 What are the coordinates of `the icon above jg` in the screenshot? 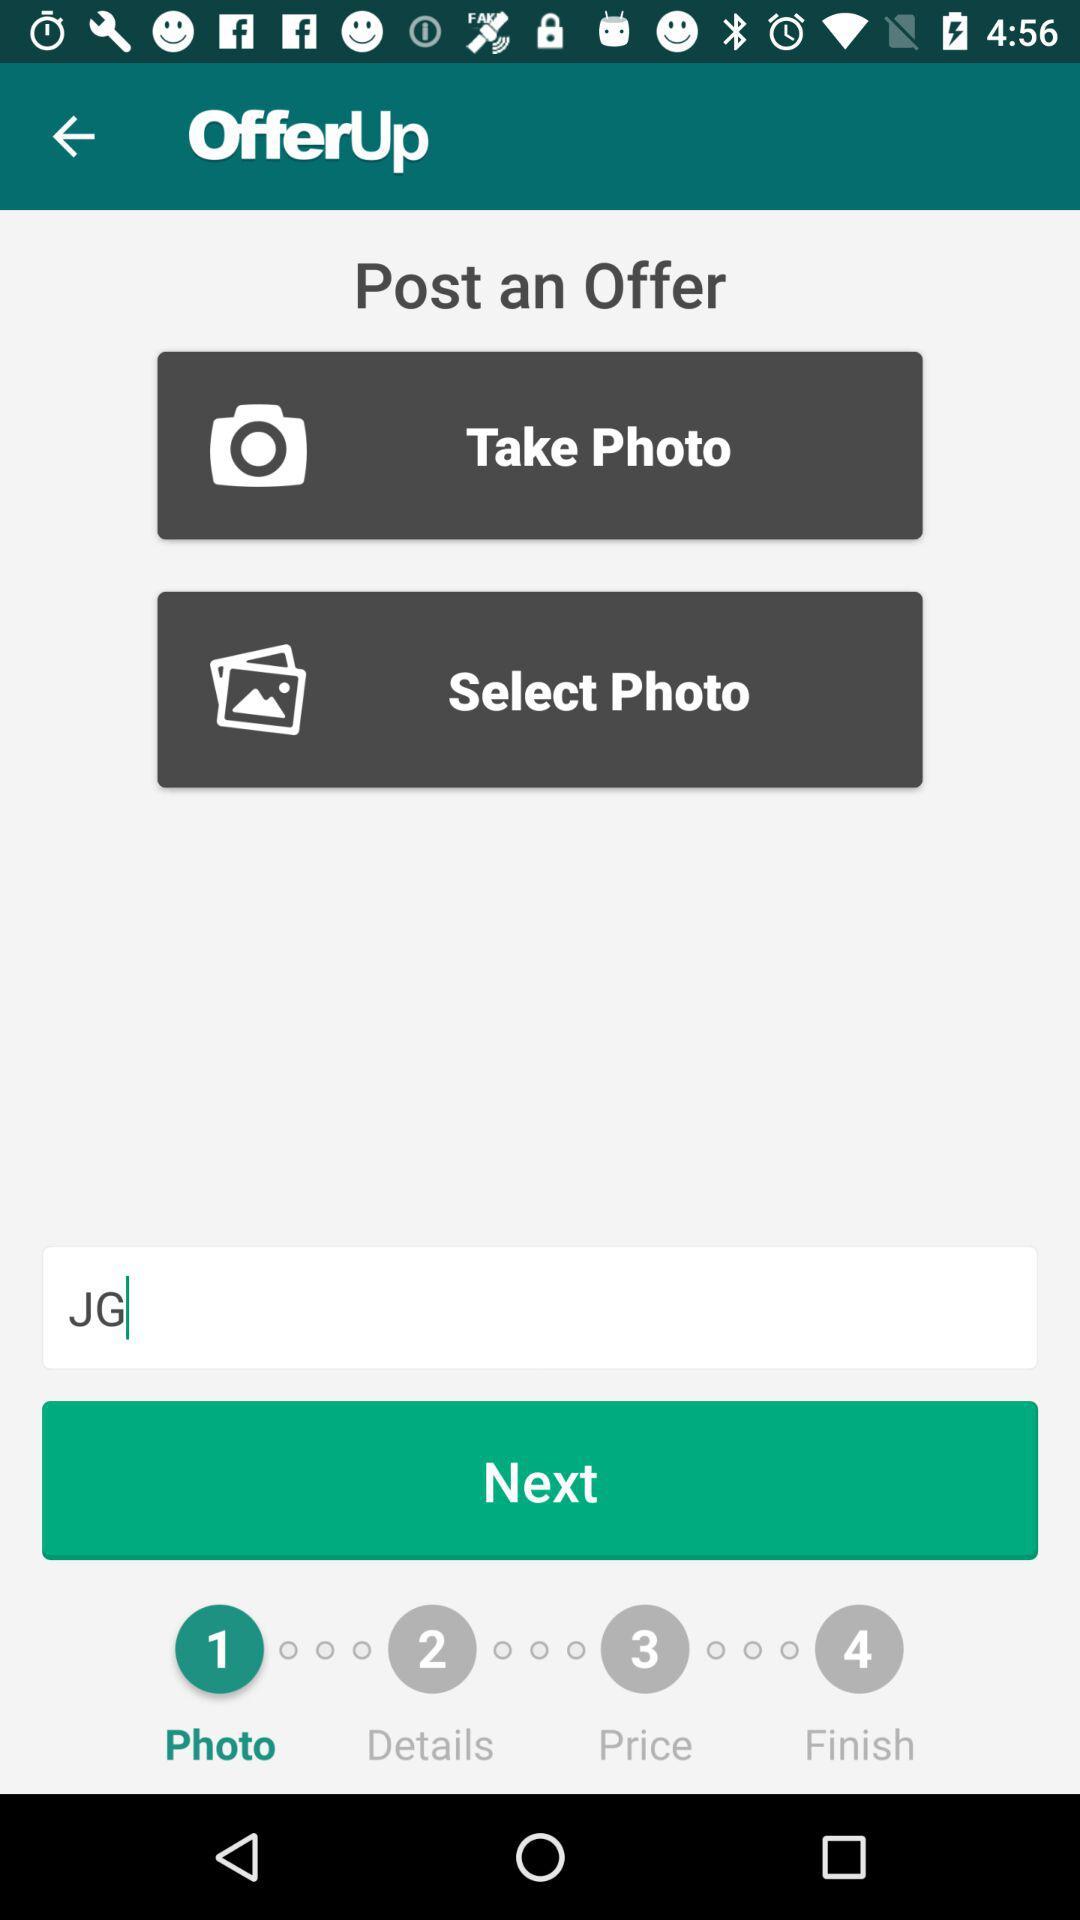 It's located at (540, 689).